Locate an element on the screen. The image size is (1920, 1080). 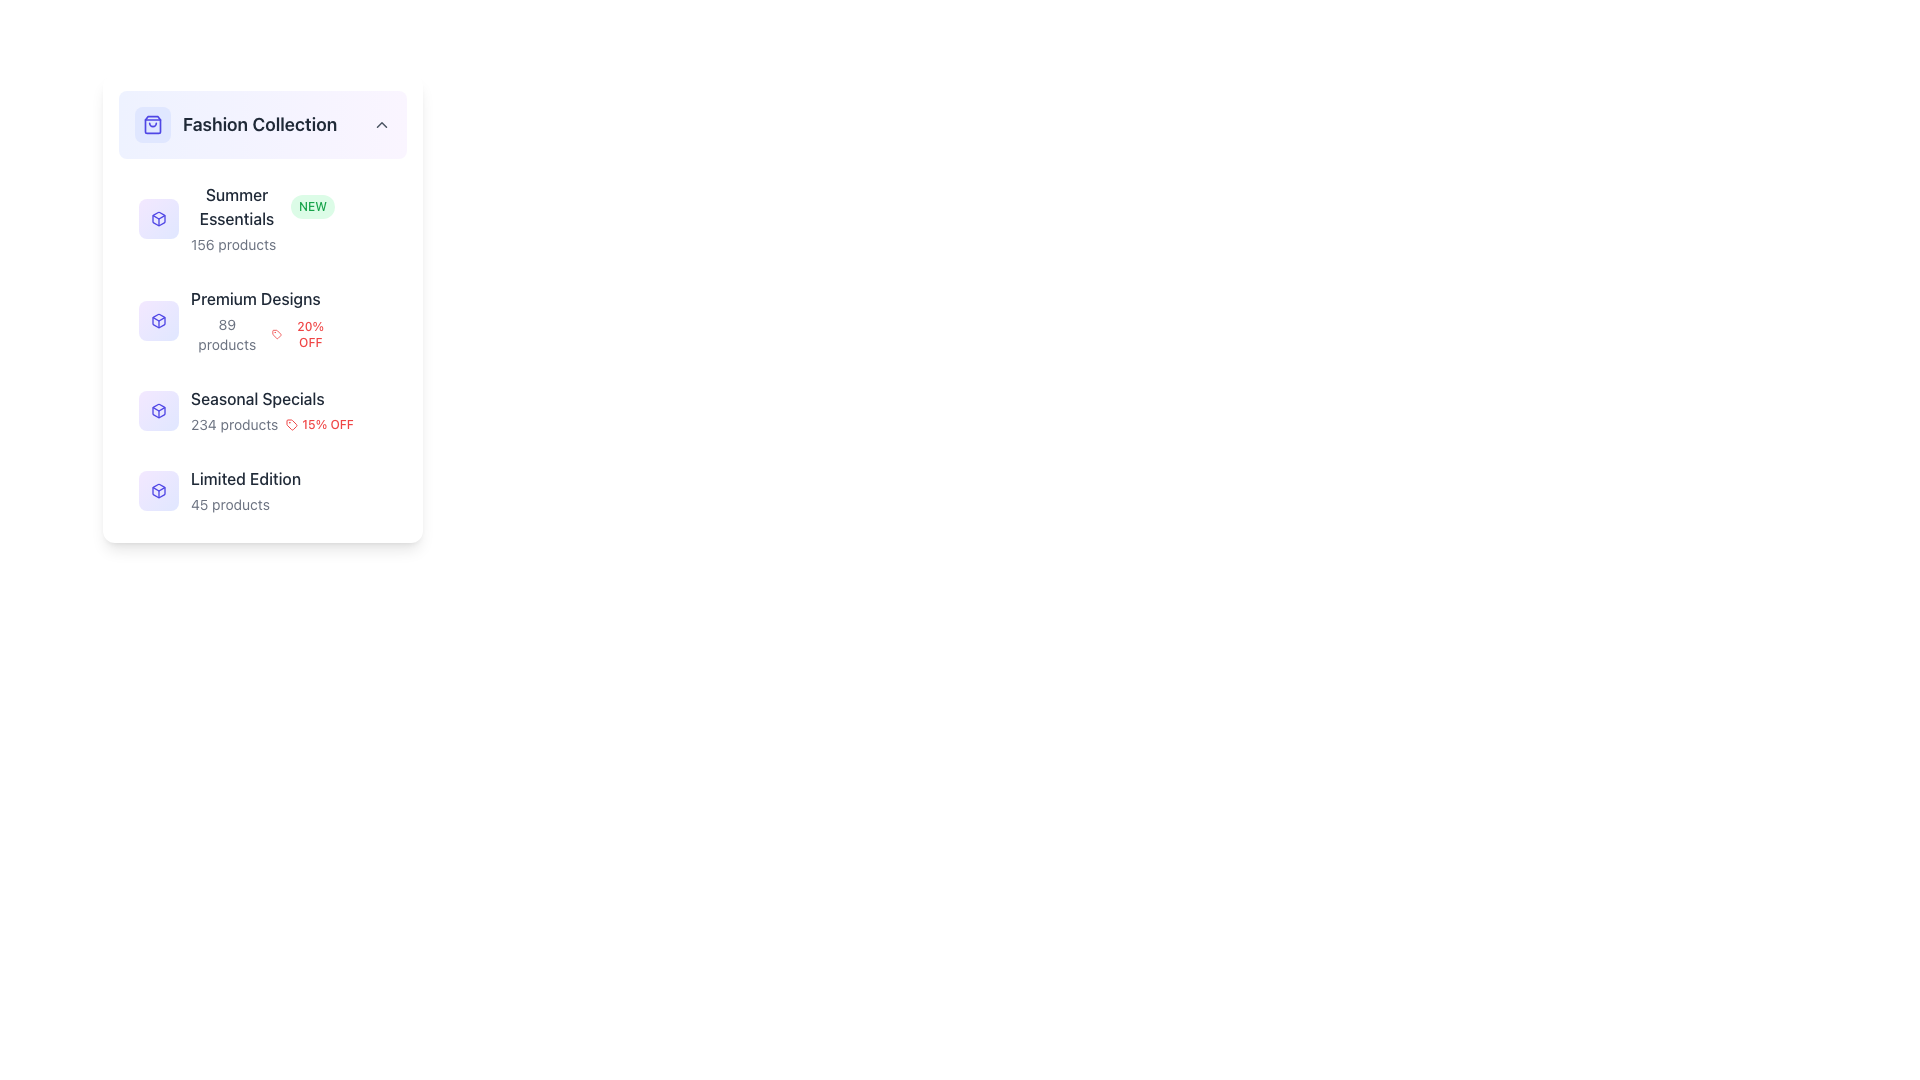
the third item in the vertical list under 'Fashion Collection' is located at coordinates (253, 410).